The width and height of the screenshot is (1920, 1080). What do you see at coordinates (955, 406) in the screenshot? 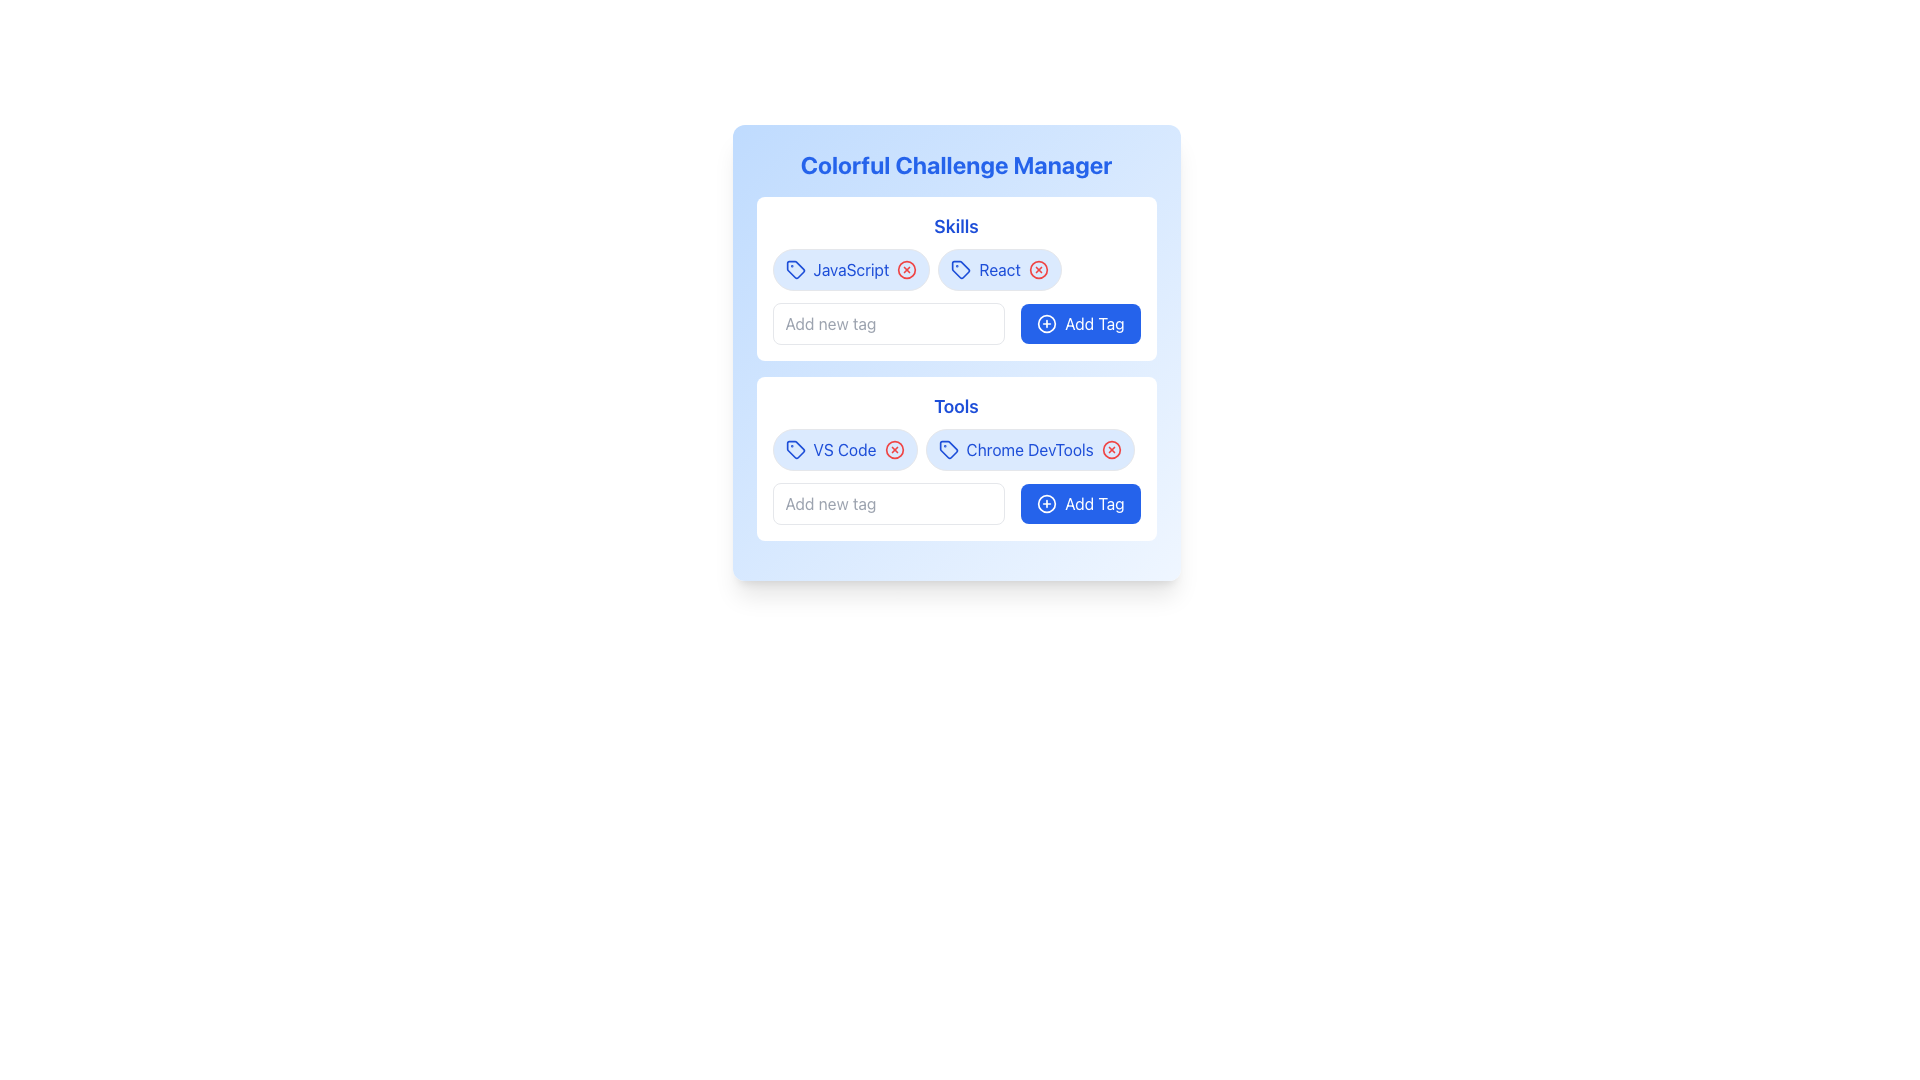
I see `the text element labeled 'Tools', which is displayed in bold blue font, located in the second section of the interface underneath the 'Skills' section` at bounding box center [955, 406].